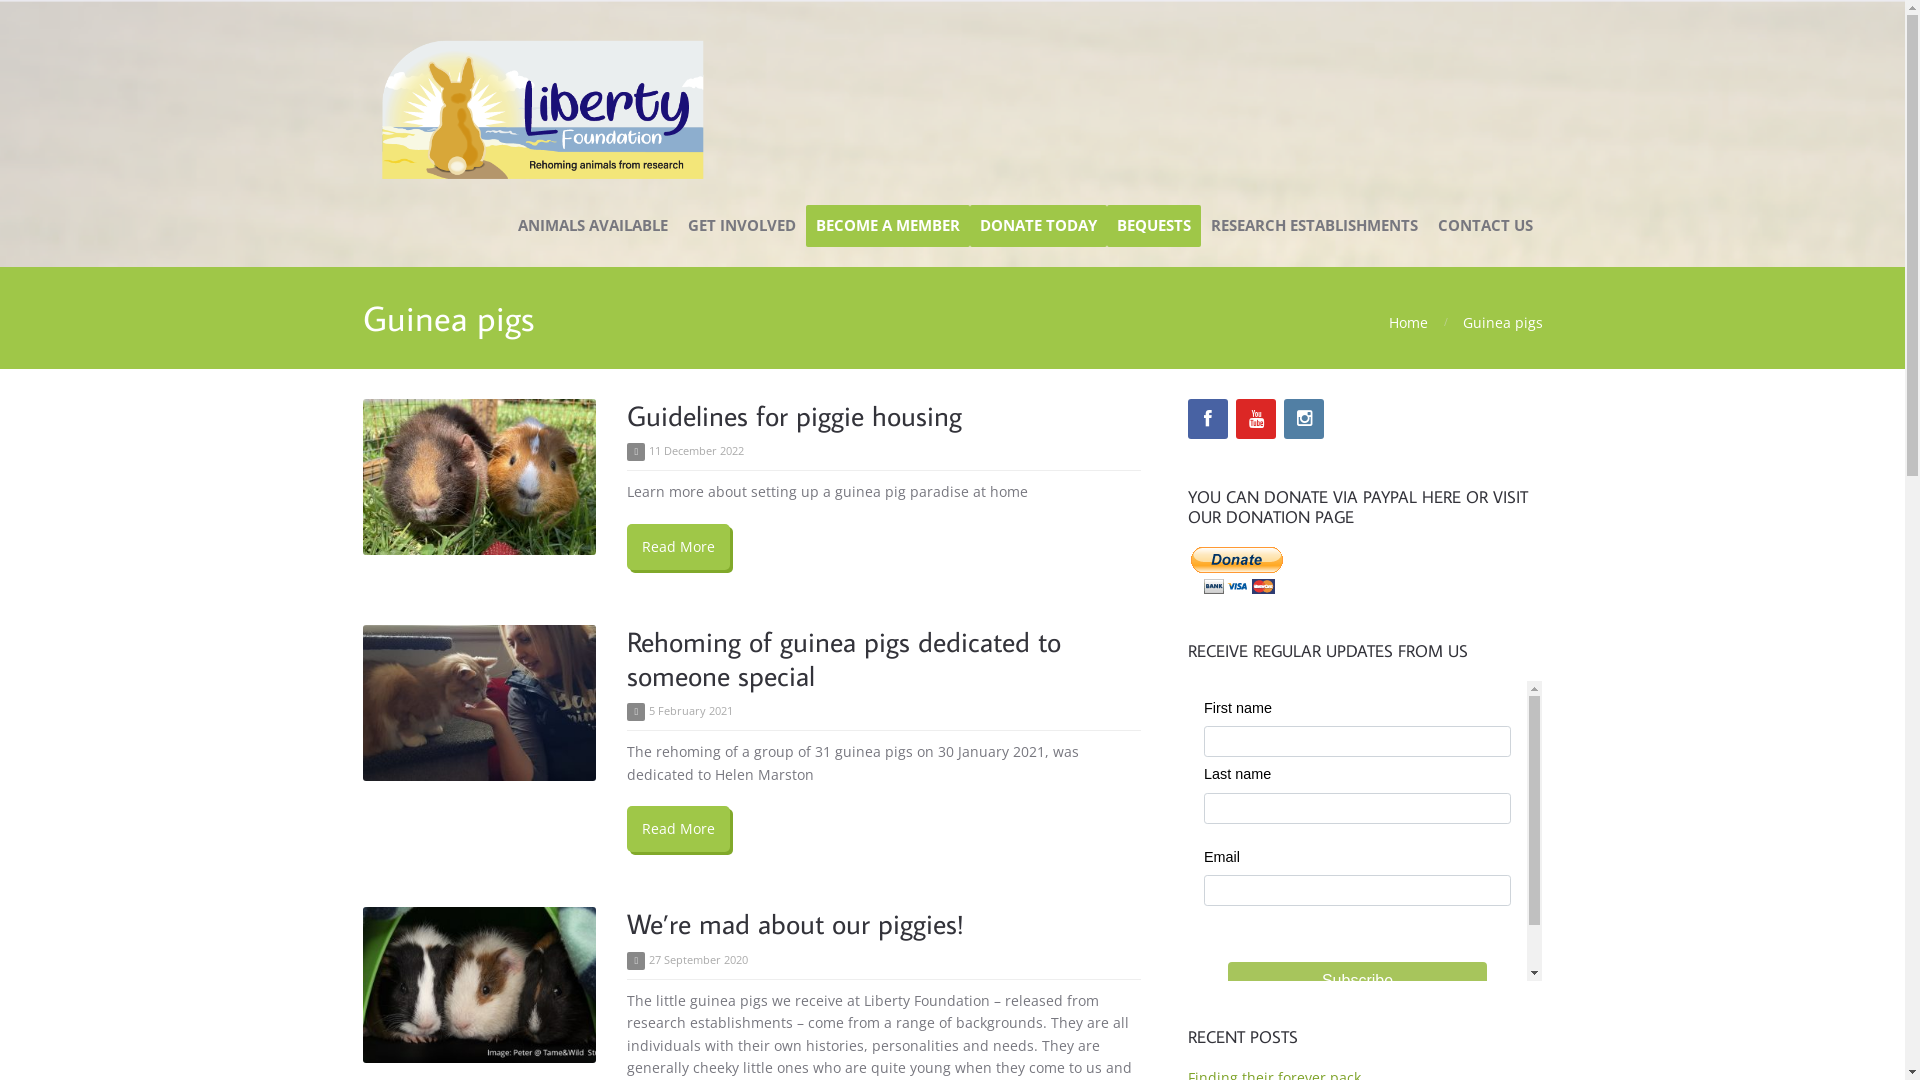  Describe the element at coordinates (887, 225) in the screenshot. I see `'BECOME A MEMBER'` at that location.